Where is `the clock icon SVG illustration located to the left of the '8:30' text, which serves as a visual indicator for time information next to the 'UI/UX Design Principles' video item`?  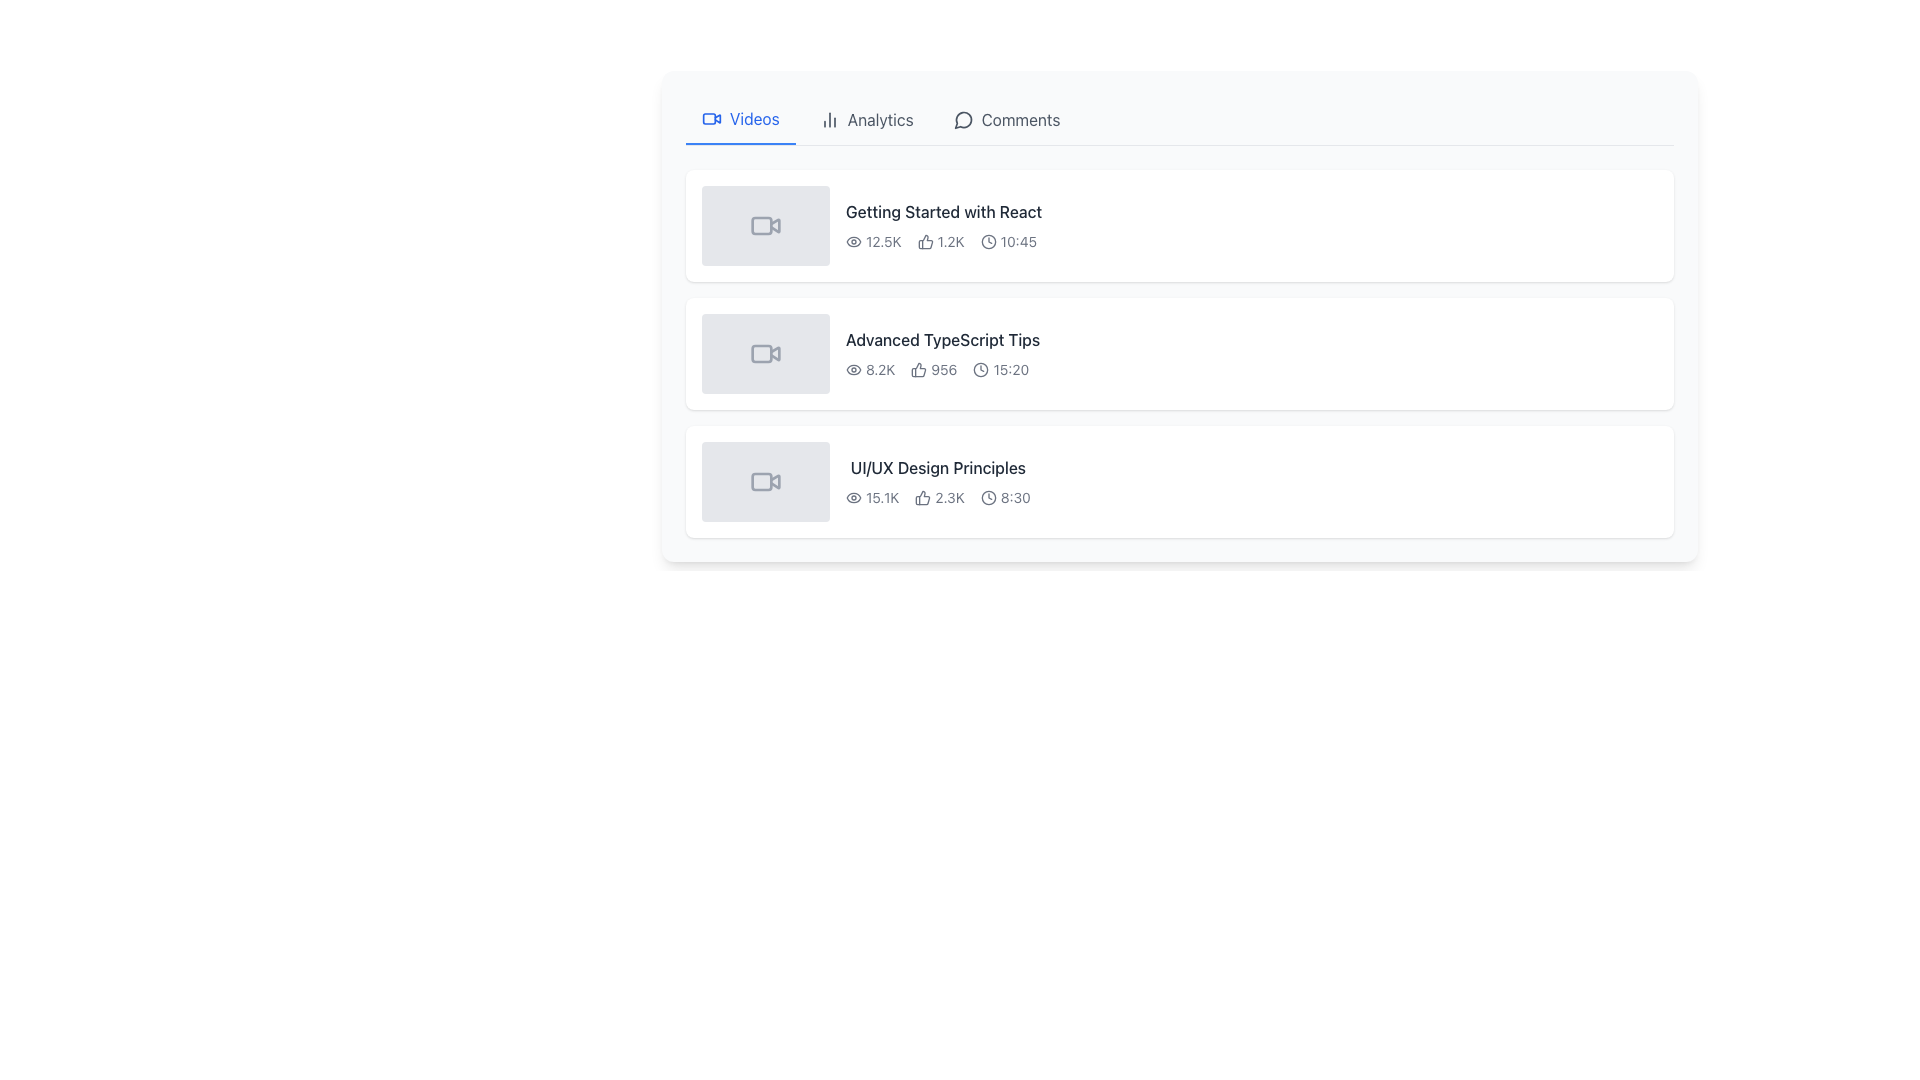
the clock icon SVG illustration located to the left of the '8:30' text, which serves as a visual indicator for time information next to the 'UI/UX Design Principles' video item is located at coordinates (988, 496).